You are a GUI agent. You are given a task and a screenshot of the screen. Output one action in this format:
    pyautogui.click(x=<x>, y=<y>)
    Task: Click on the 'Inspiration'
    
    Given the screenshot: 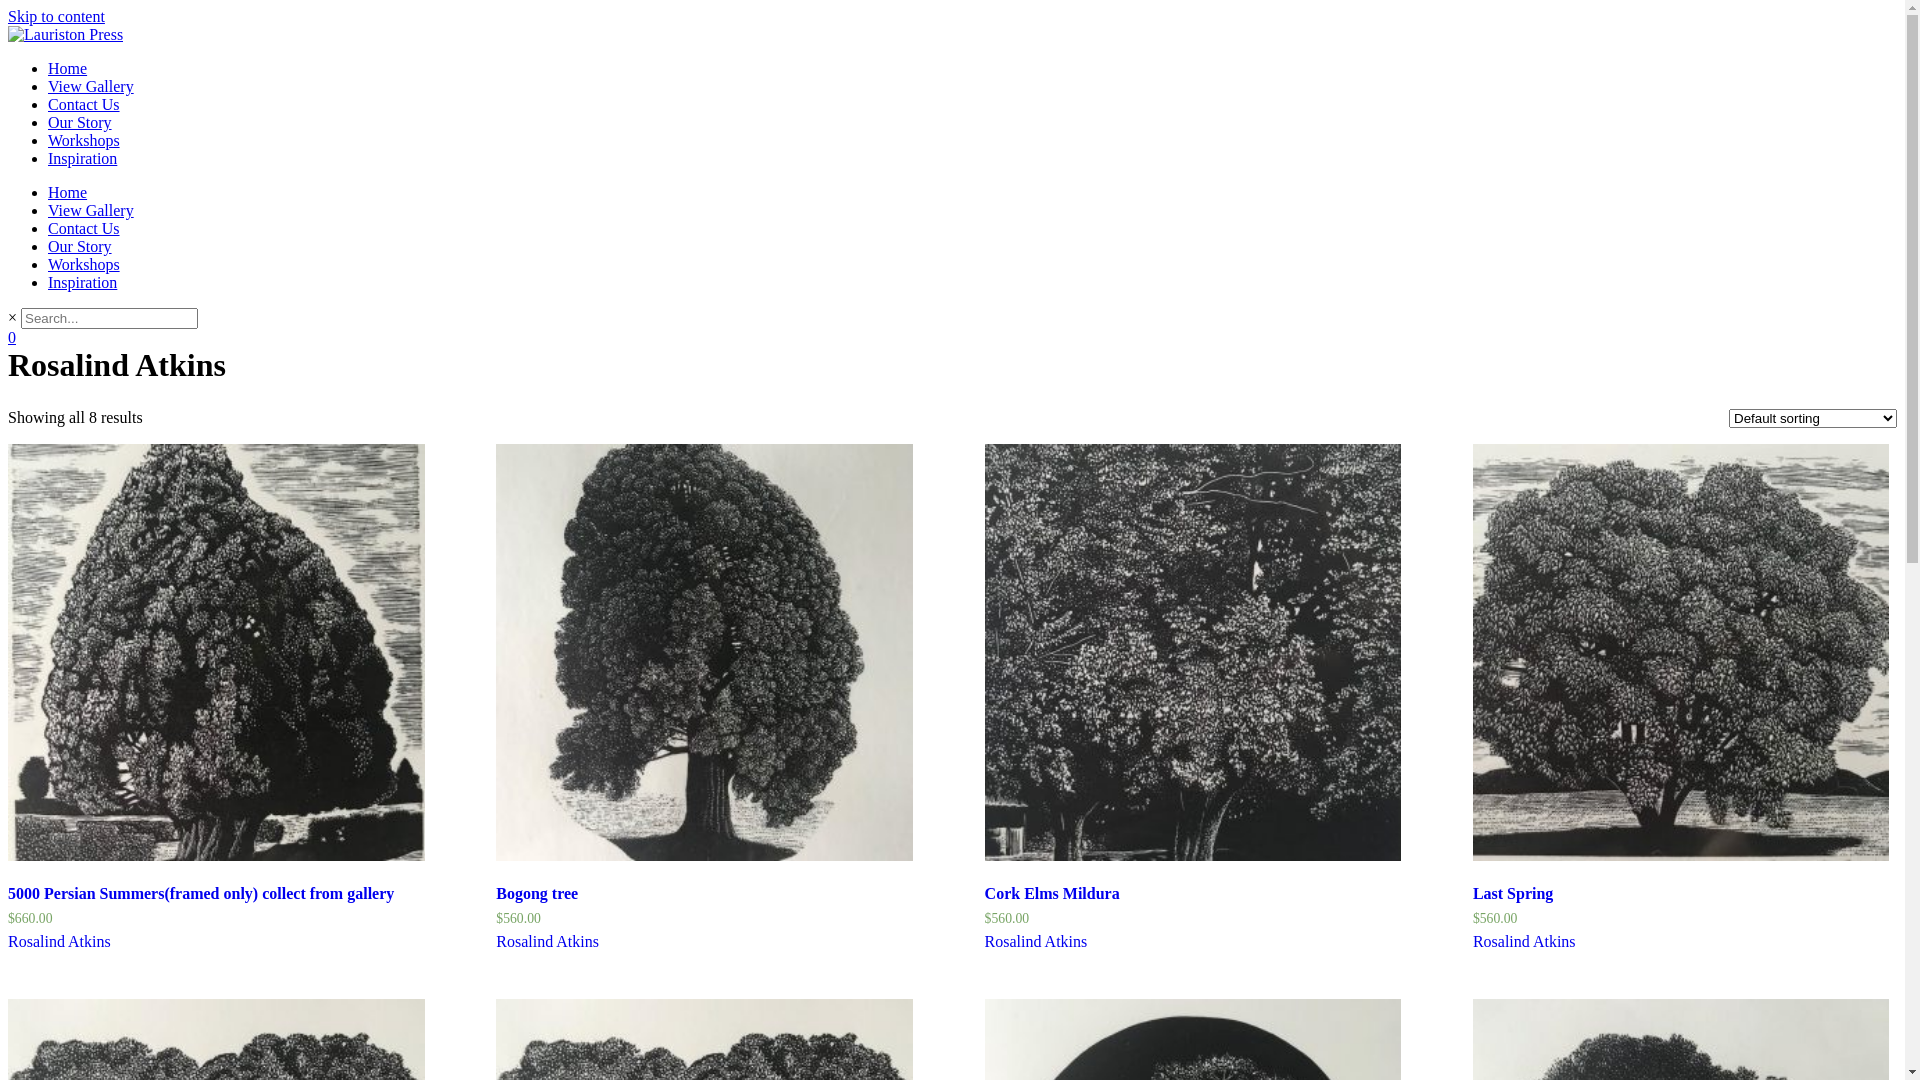 What is the action you would take?
    pyautogui.click(x=81, y=282)
    